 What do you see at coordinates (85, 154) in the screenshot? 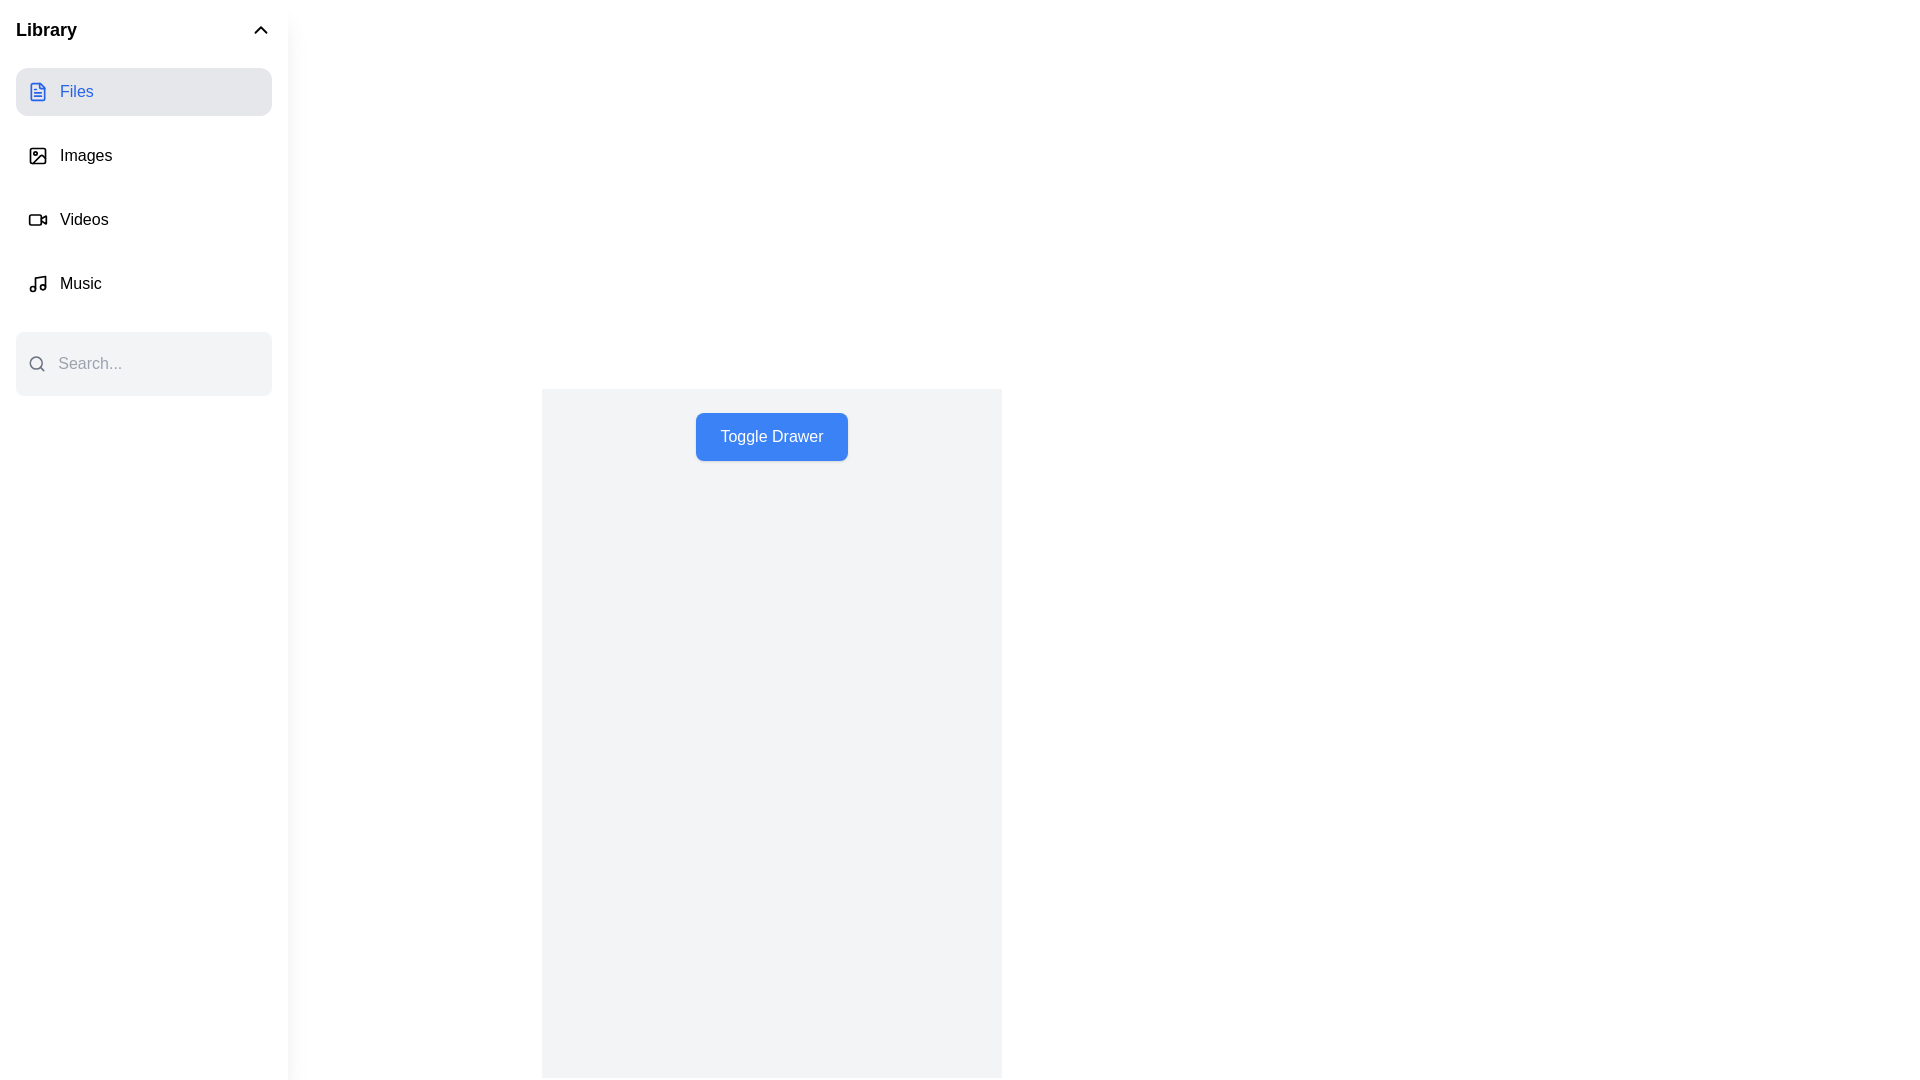
I see `on the 'Images' text label in the Library navigation menu` at bounding box center [85, 154].